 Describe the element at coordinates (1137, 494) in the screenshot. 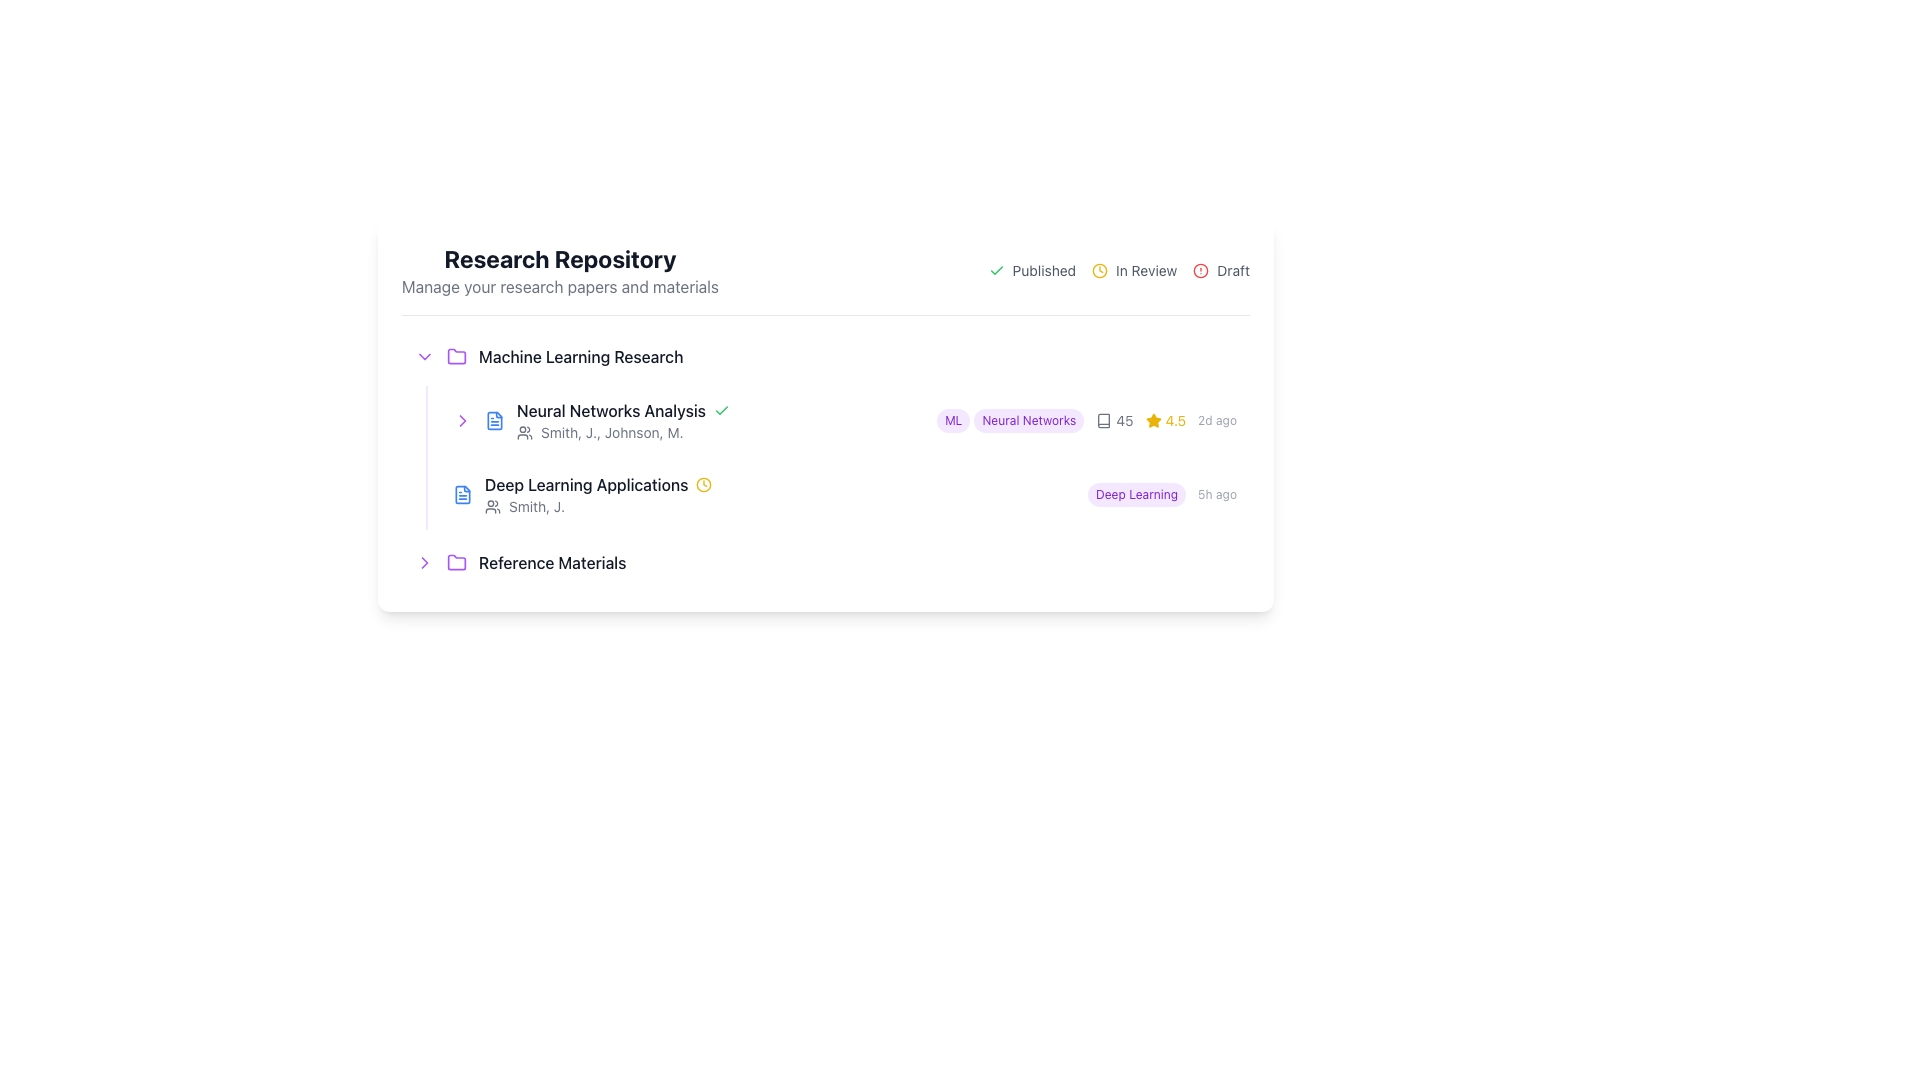

I see `the text label reading 'Deep Learning' with a soft purple background, which is positioned to the right of the entry titled 'Deep Learning Applications'` at that location.